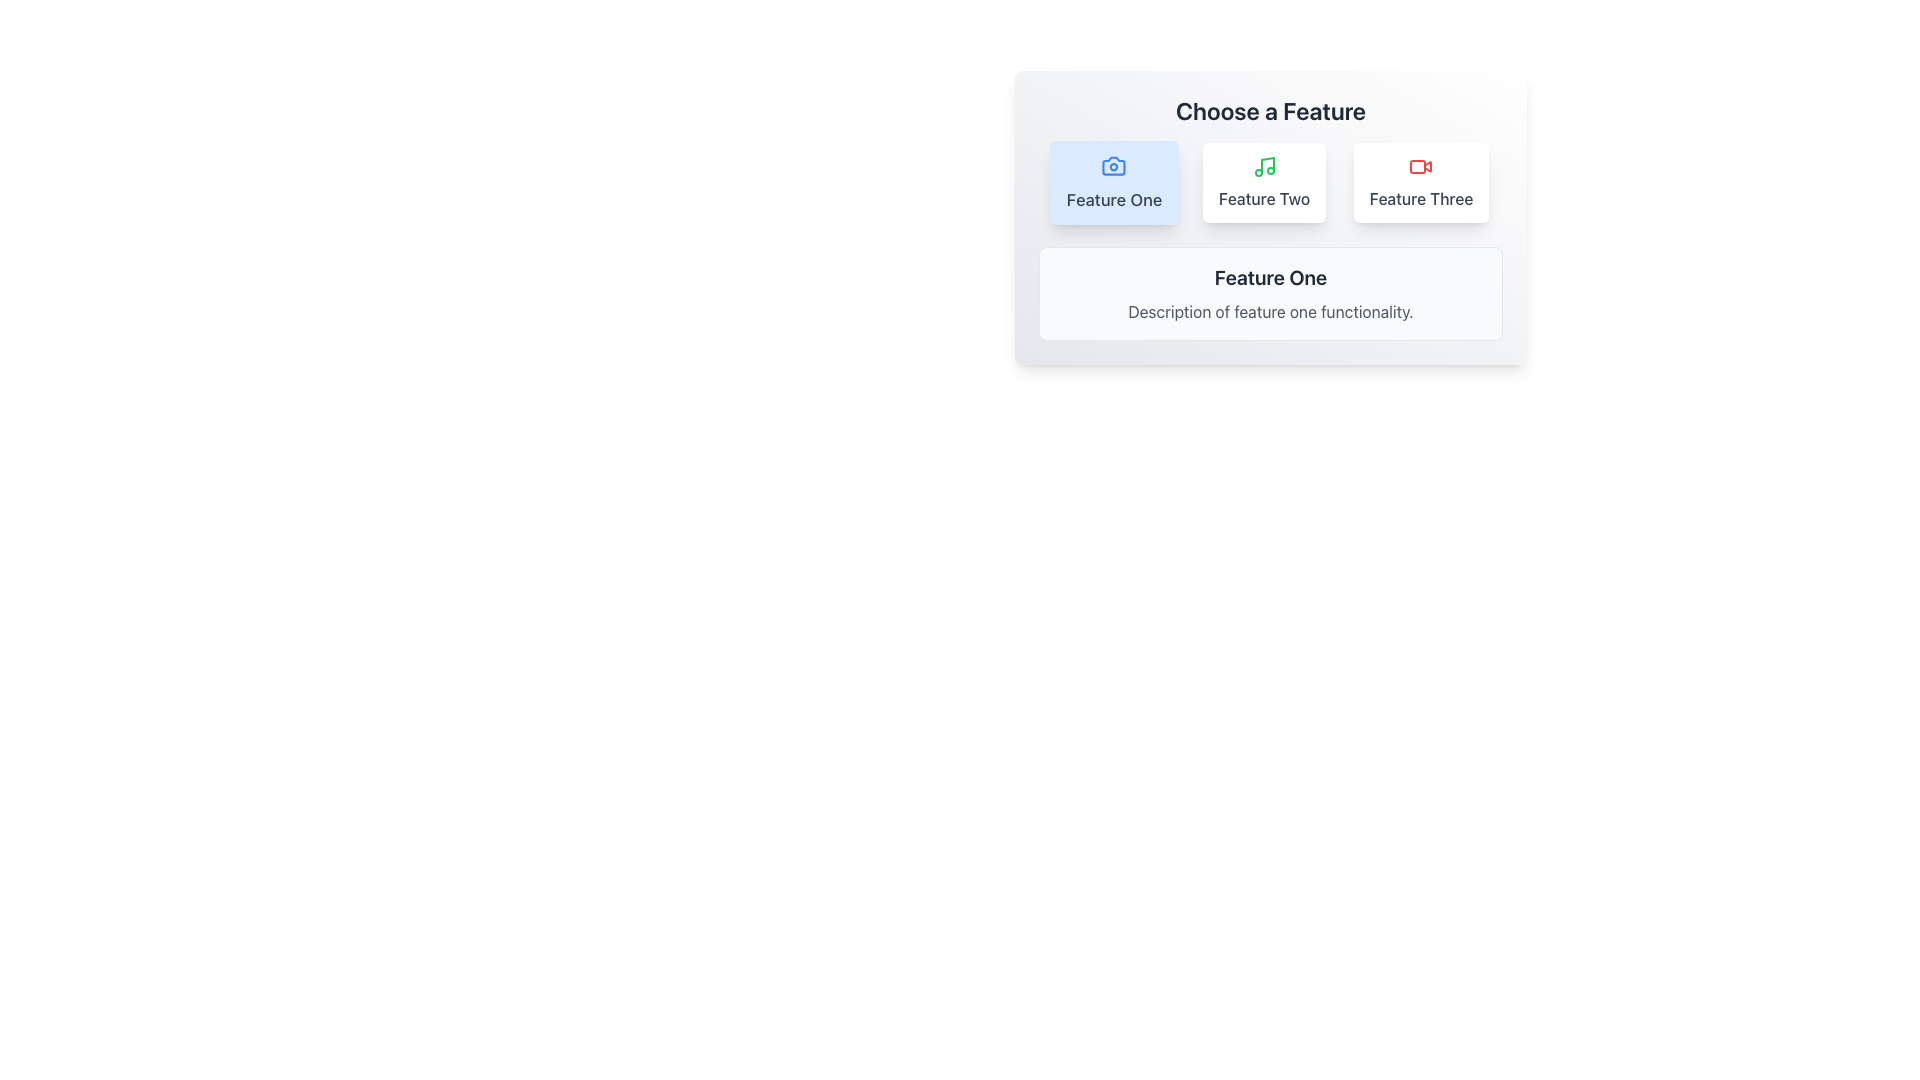 The width and height of the screenshot is (1920, 1080). What do you see at coordinates (1420, 199) in the screenshot?
I see `the text label reading 'Feature Three' that is part of the feature card in the 'Choose a Feature' panel, located at the top-right section adjacent to the video camera icon` at bounding box center [1420, 199].